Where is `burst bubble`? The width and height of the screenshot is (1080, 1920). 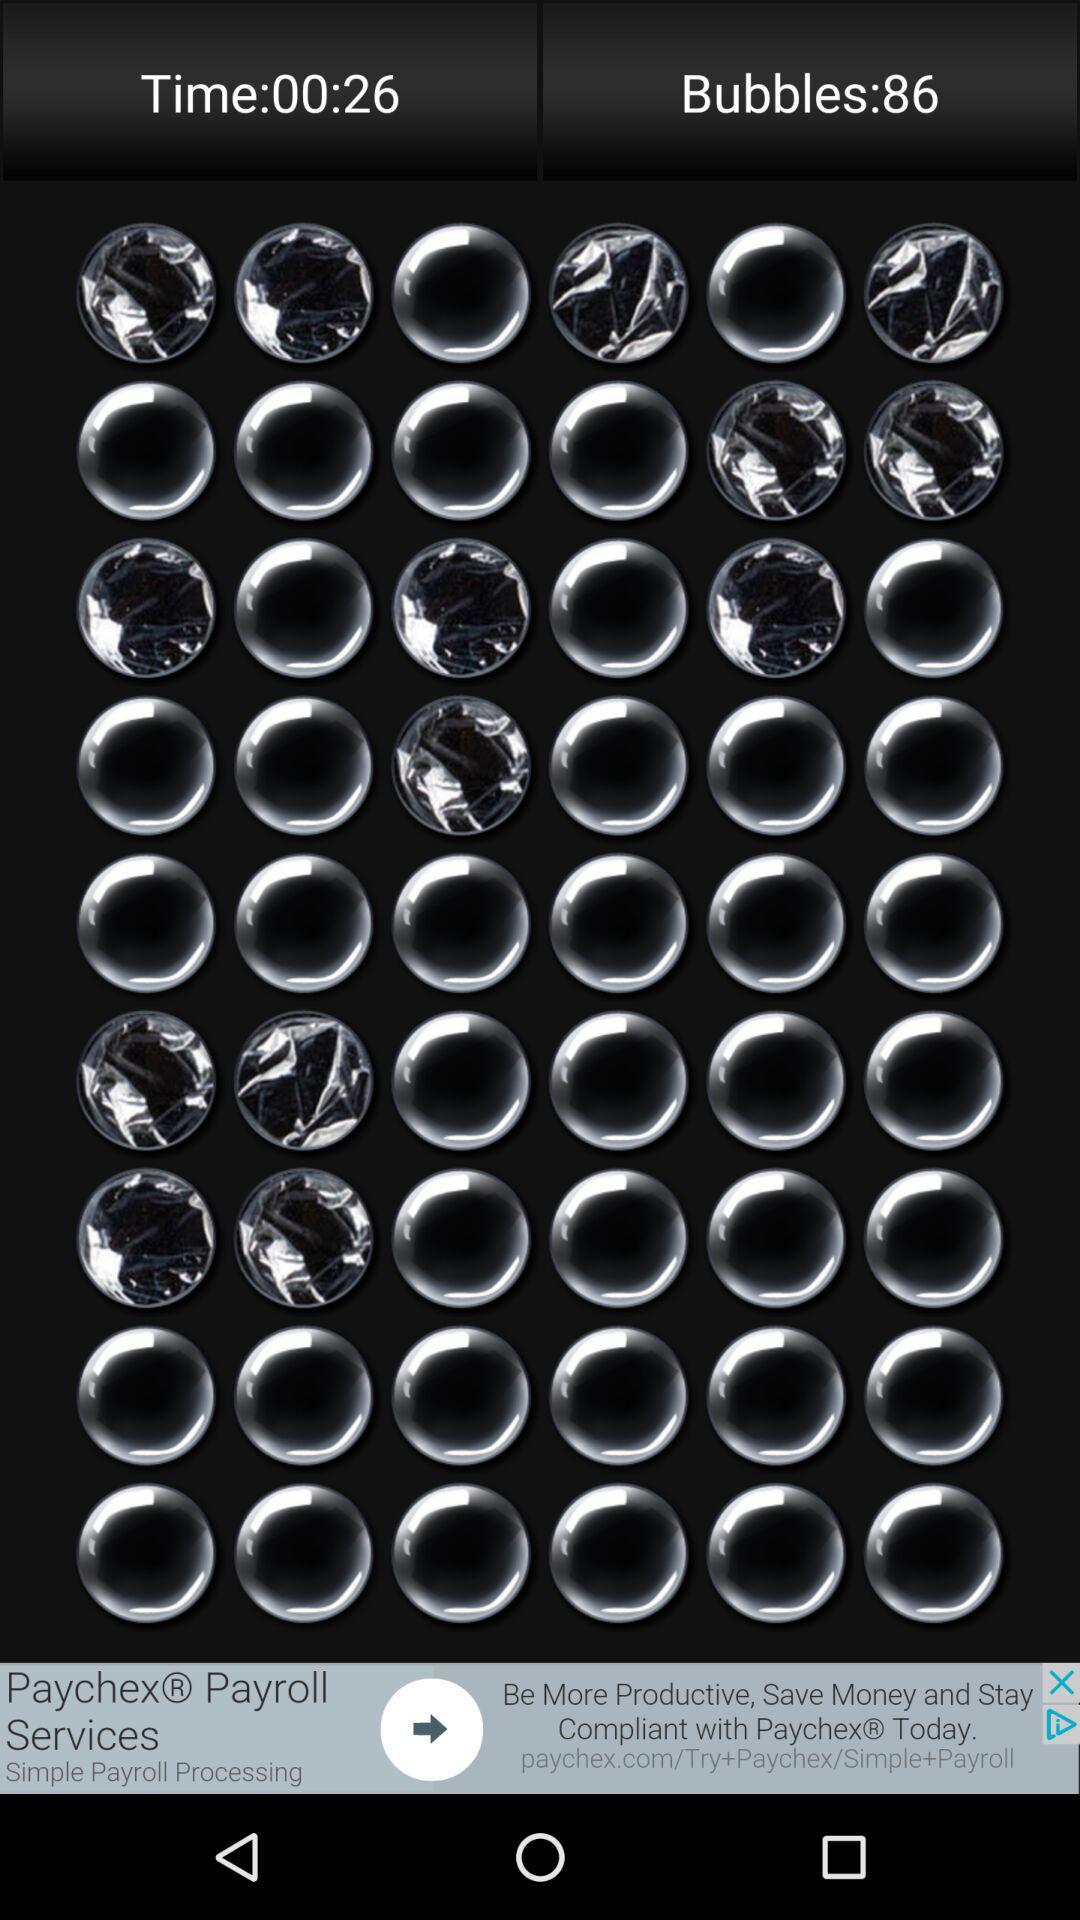
burst bubble is located at coordinates (461, 1394).